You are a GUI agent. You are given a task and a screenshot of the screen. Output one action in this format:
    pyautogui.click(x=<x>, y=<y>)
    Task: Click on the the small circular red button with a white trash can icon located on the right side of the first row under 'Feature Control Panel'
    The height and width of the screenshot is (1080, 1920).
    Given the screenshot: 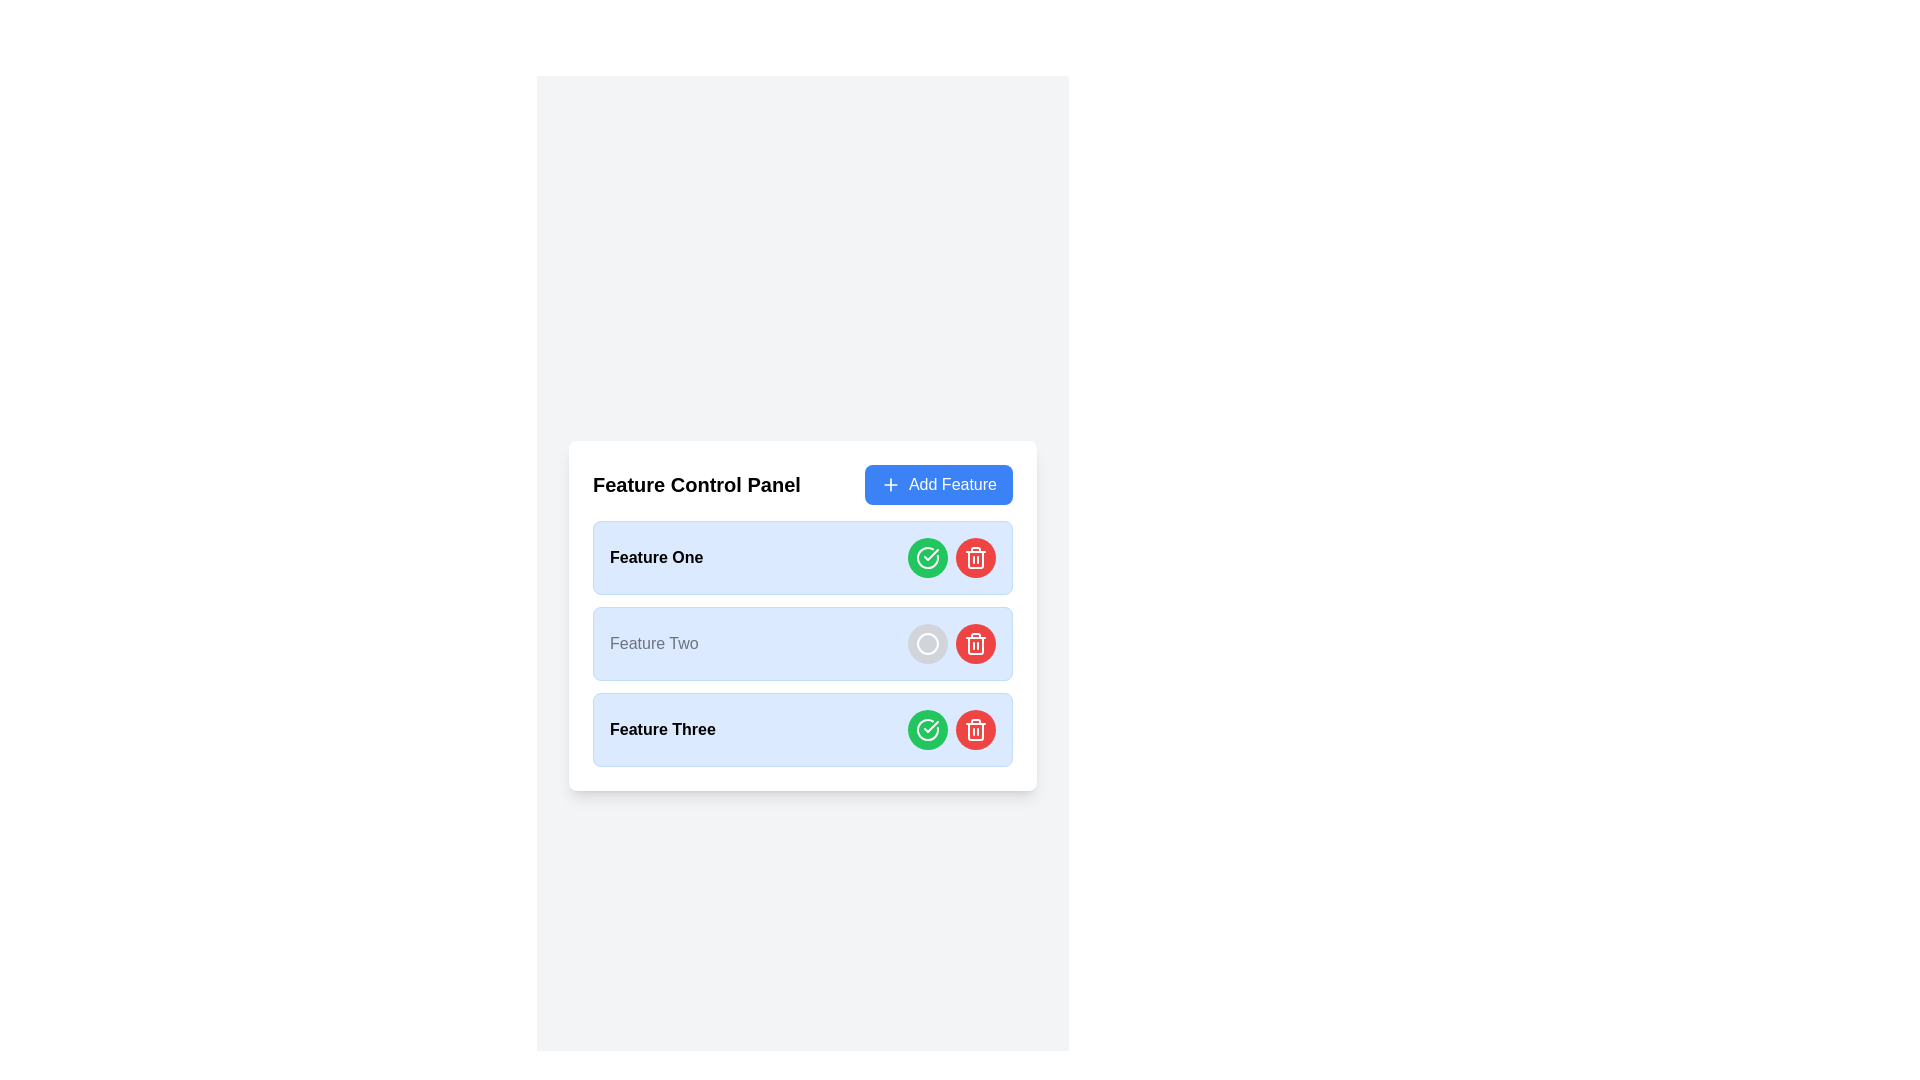 What is the action you would take?
    pyautogui.click(x=975, y=558)
    